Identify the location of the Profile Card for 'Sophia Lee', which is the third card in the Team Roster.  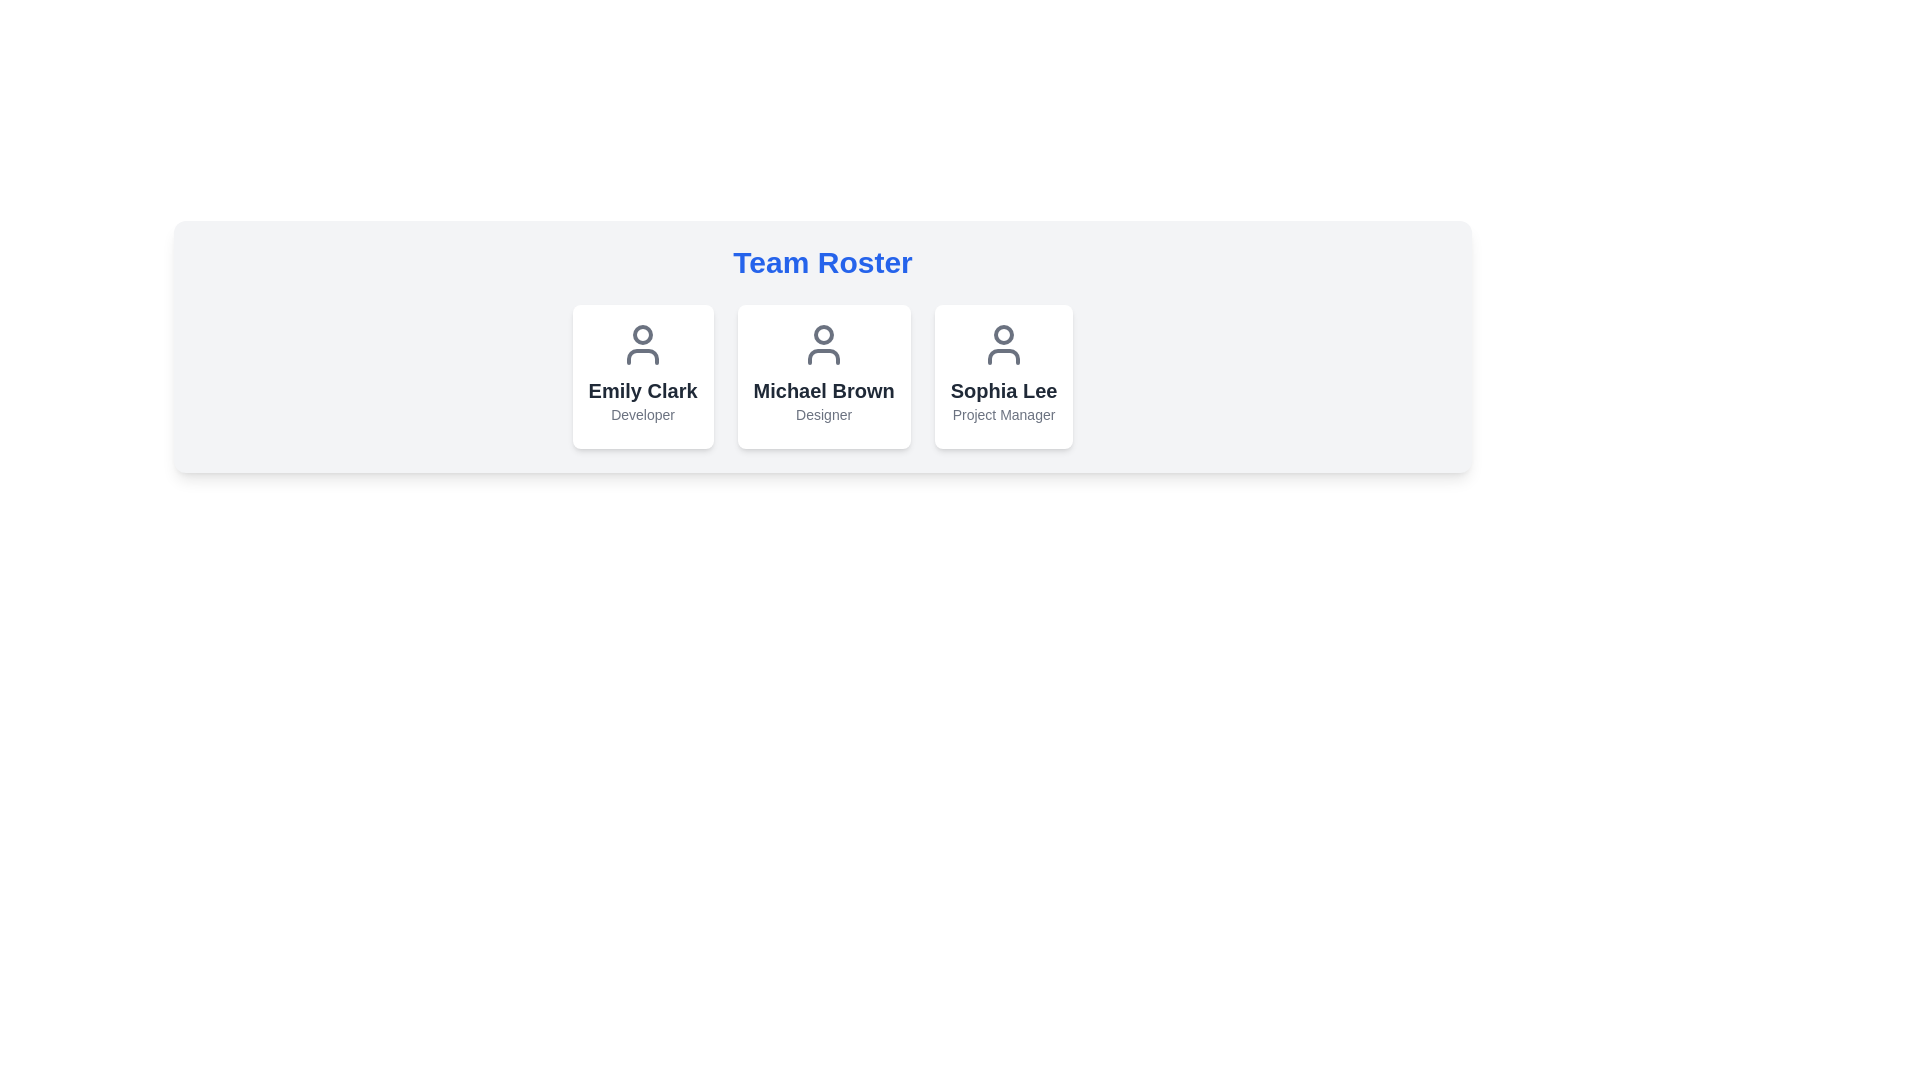
(1003, 377).